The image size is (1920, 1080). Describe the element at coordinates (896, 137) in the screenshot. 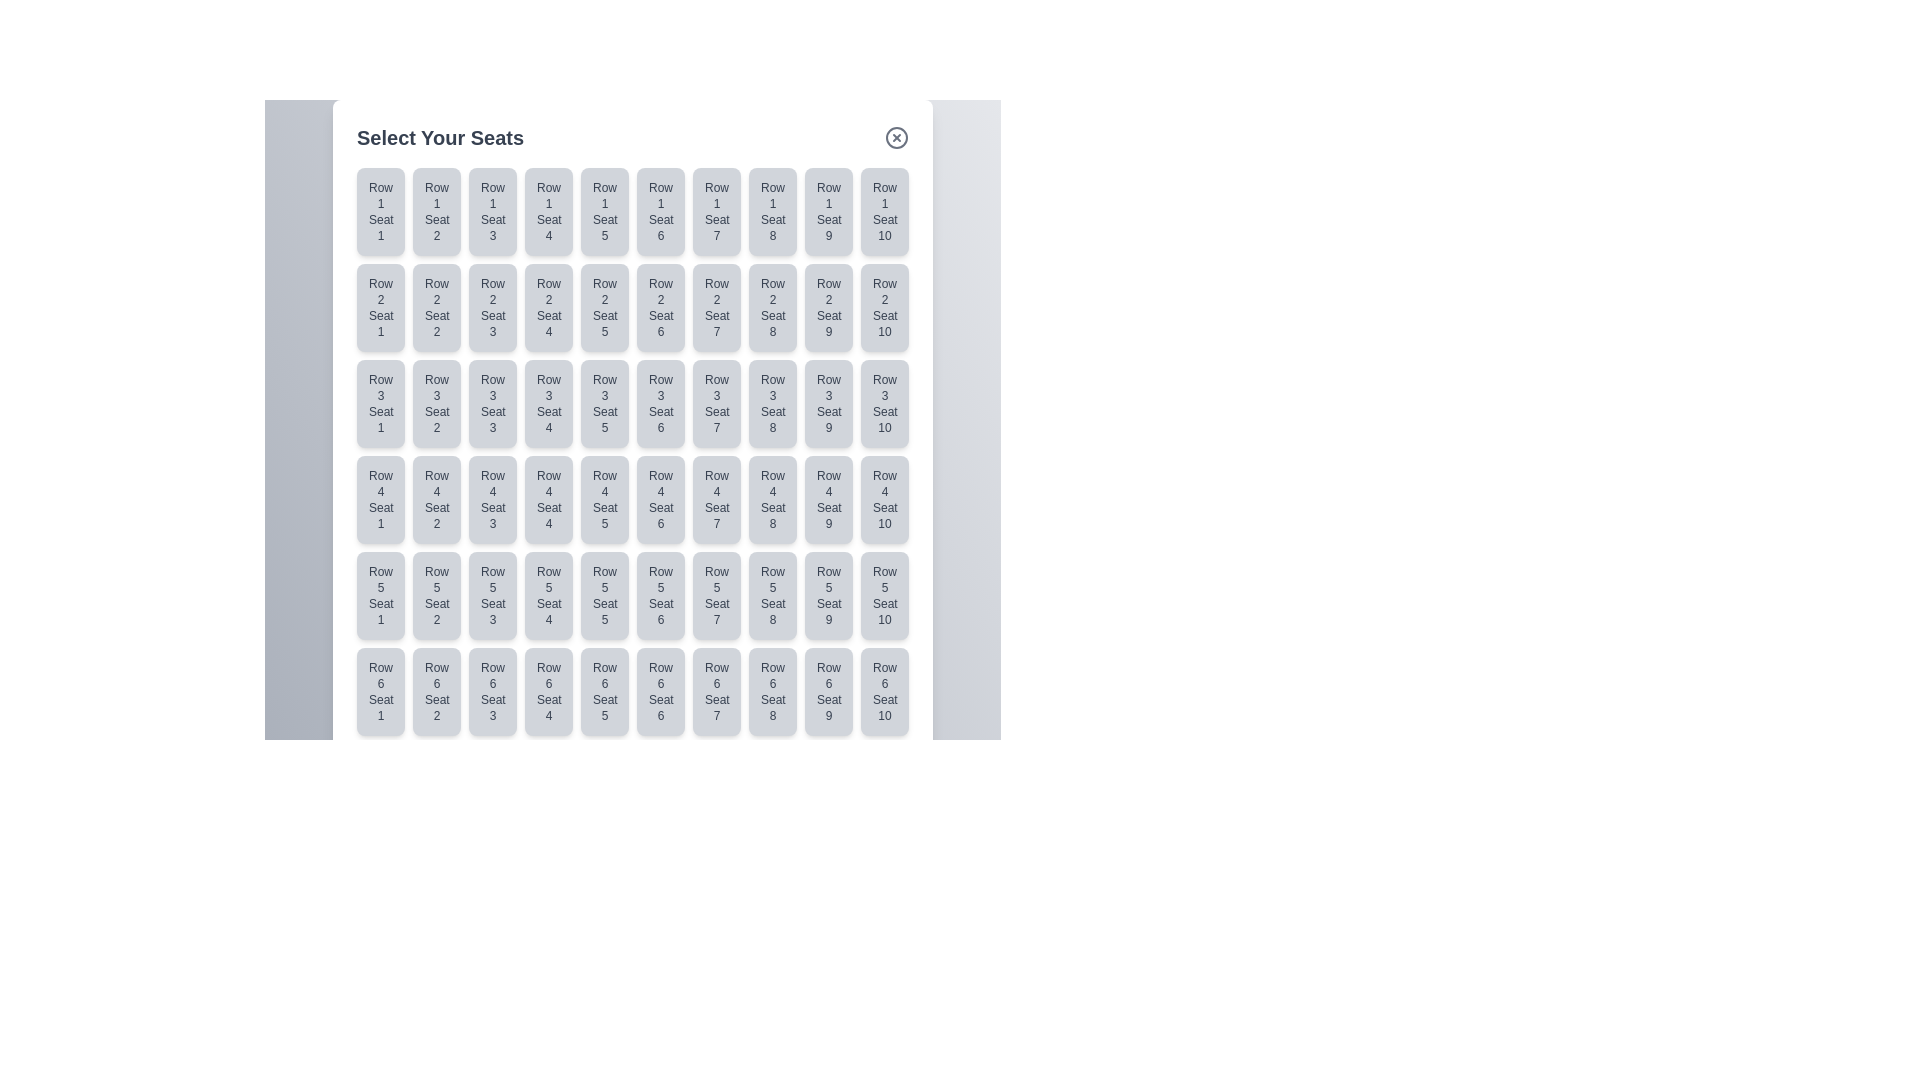

I see `the close button to close the seat selection dialog` at that location.